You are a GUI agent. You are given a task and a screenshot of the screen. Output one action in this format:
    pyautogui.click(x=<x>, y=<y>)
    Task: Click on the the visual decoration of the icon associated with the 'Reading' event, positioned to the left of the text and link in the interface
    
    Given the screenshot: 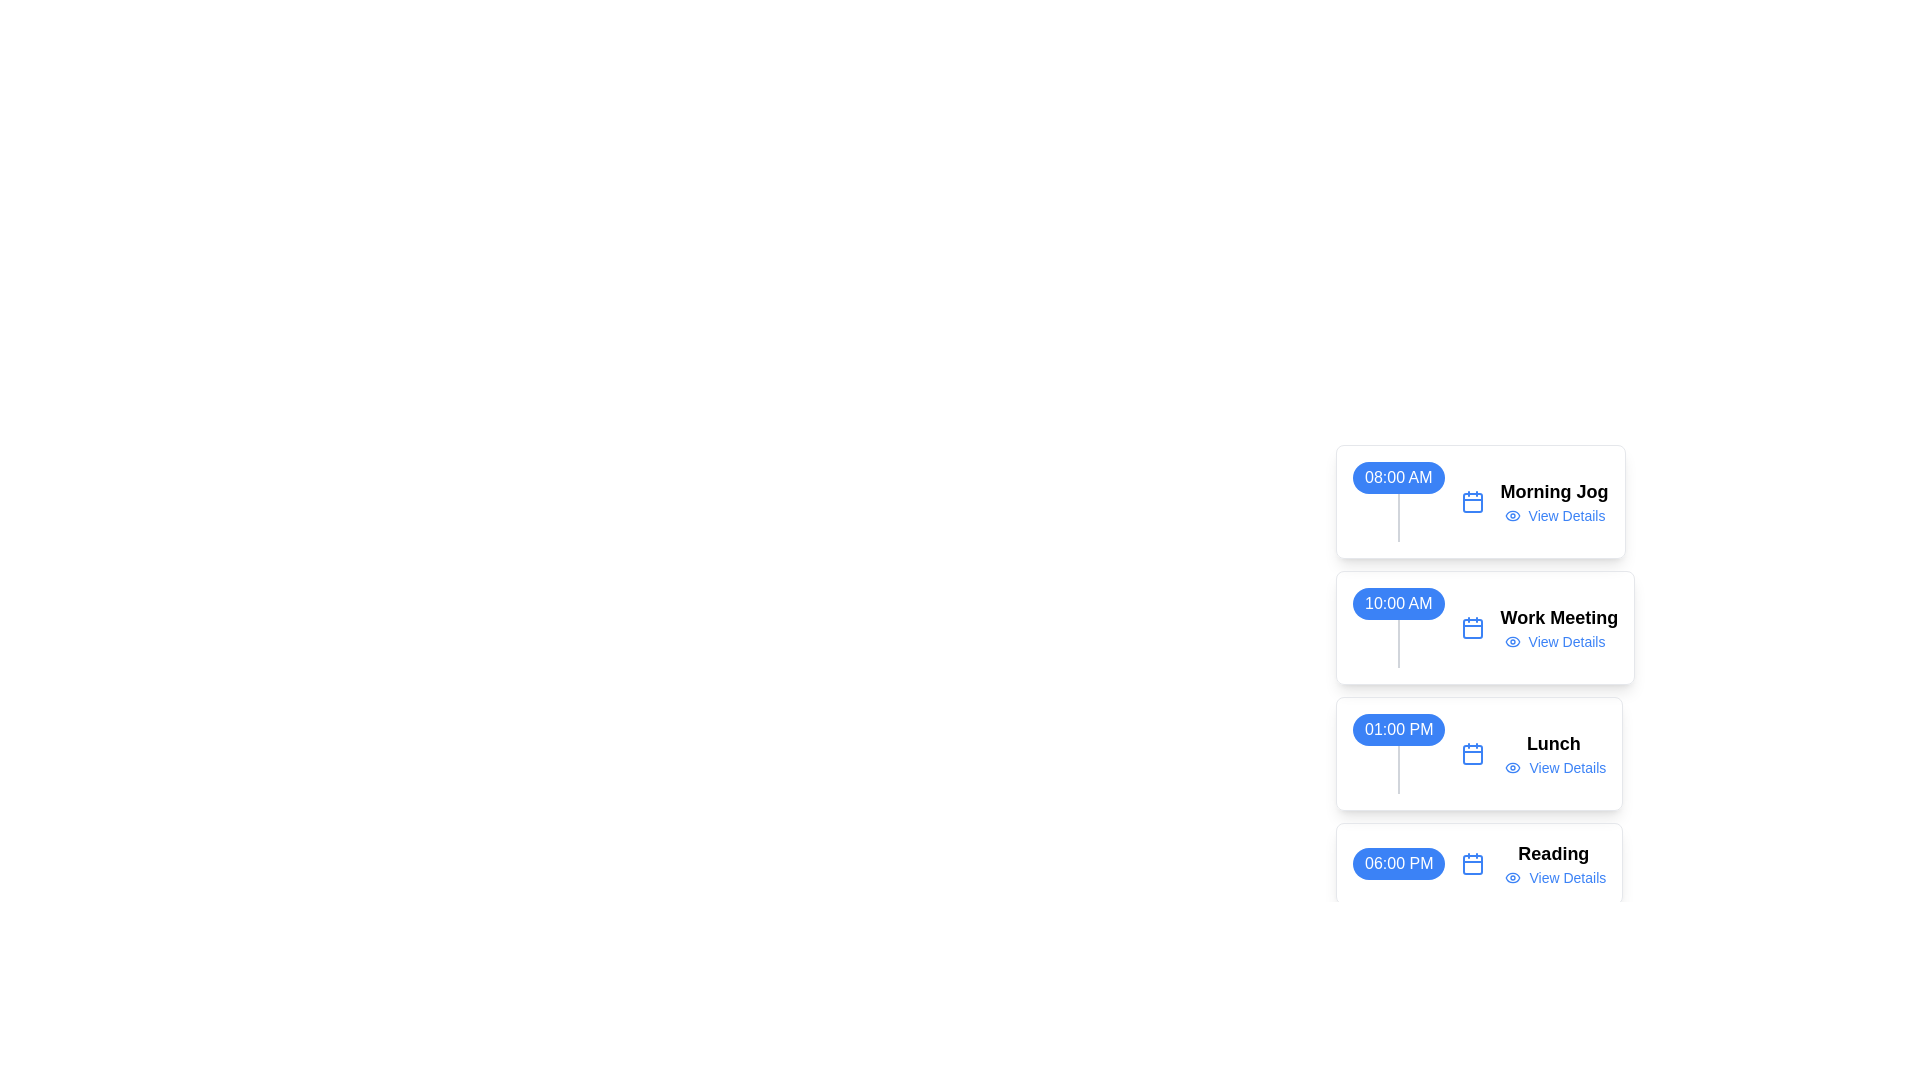 What is the action you would take?
    pyautogui.click(x=1473, y=863)
    